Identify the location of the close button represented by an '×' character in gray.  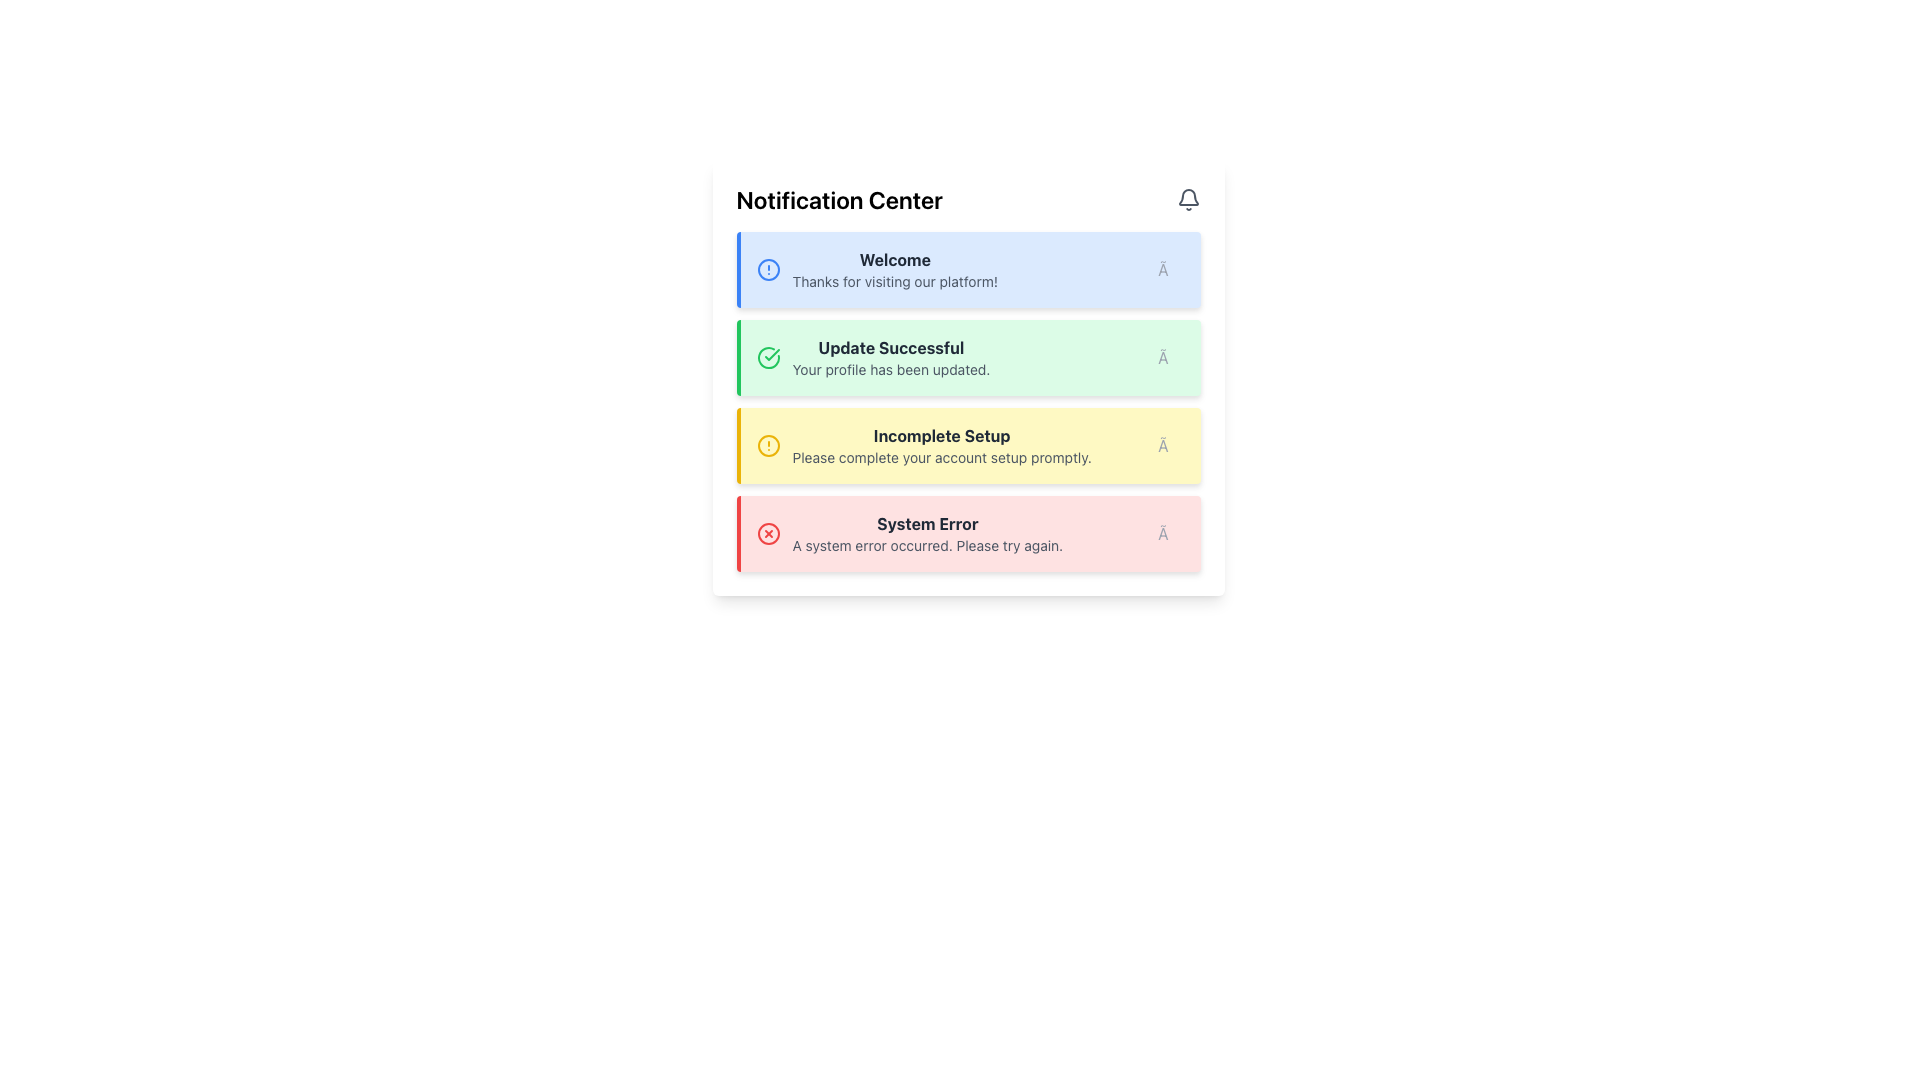
(1171, 445).